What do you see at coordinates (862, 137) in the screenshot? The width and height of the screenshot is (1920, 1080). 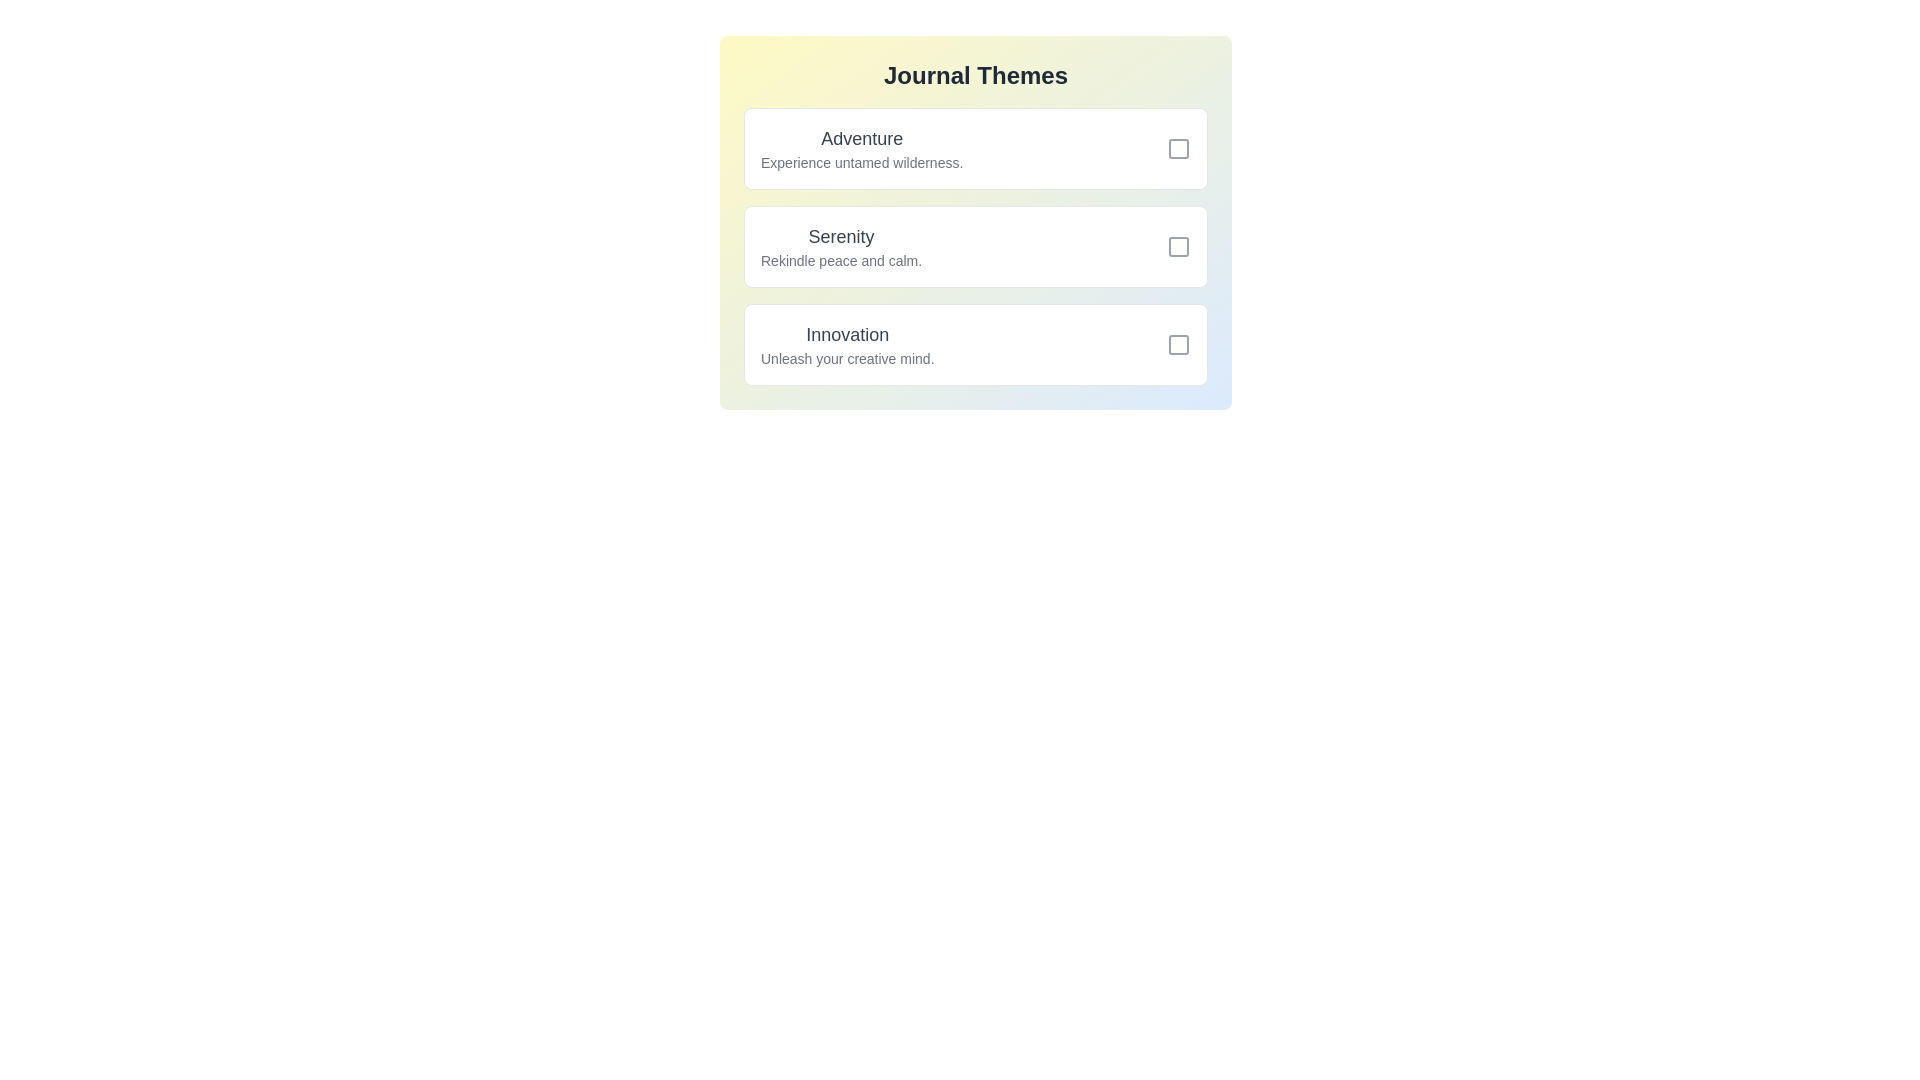 I see `the 'Adventure' section title text display element, which is positioned at the top of the vertical list of sections, directly above the text 'Experience untamed wilderness.'` at bounding box center [862, 137].